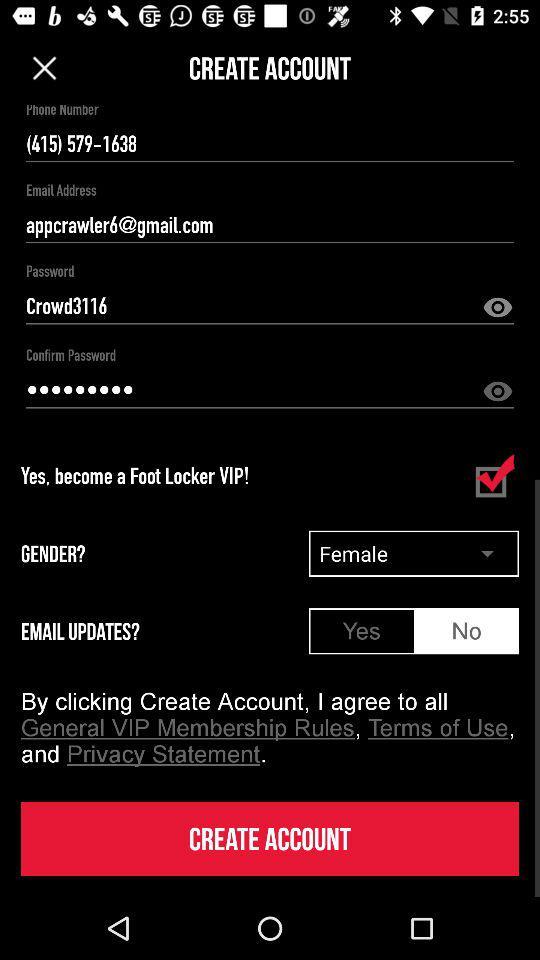 The image size is (540, 960). What do you see at coordinates (496, 391) in the screenshot?
I see `show the password` at bounding box center [496, 391].